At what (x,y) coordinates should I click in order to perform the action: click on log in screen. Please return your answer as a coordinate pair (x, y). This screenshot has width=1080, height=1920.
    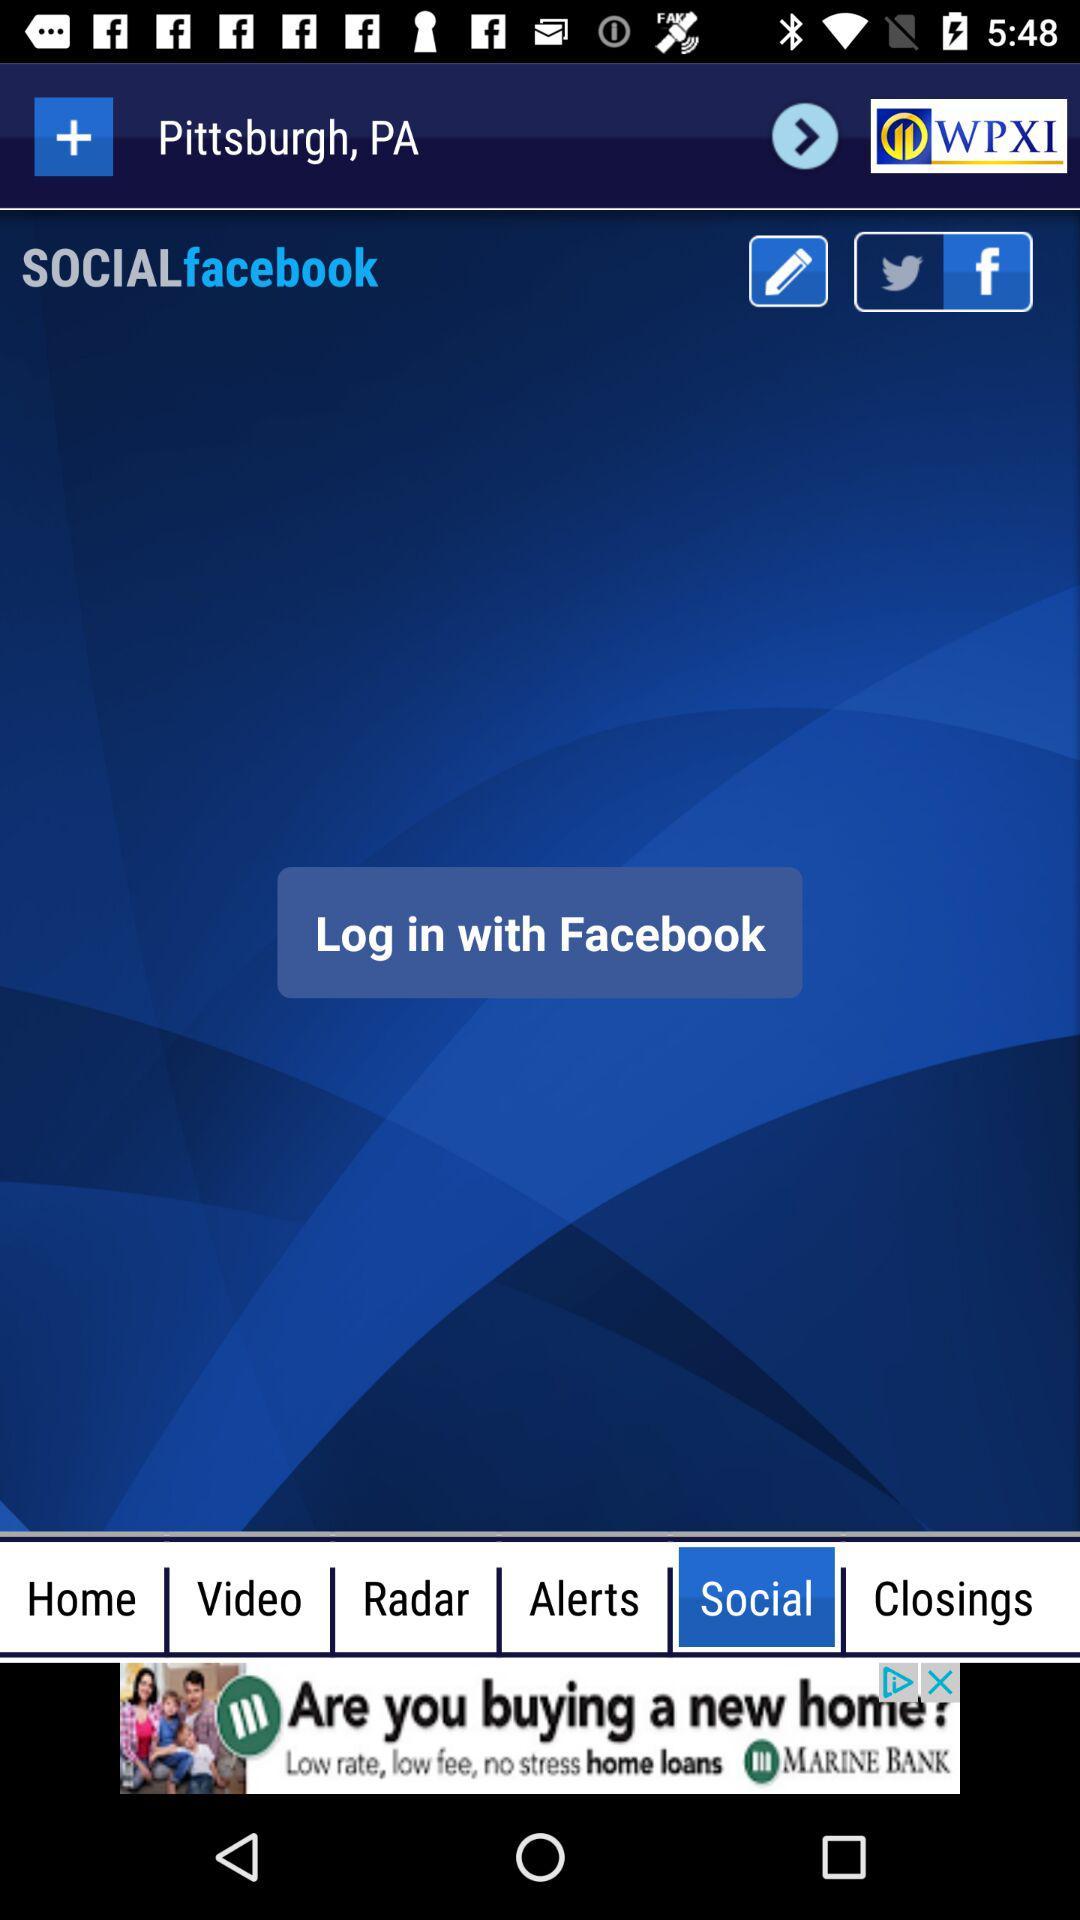
    Looking at the image, I should click on (540, 931).